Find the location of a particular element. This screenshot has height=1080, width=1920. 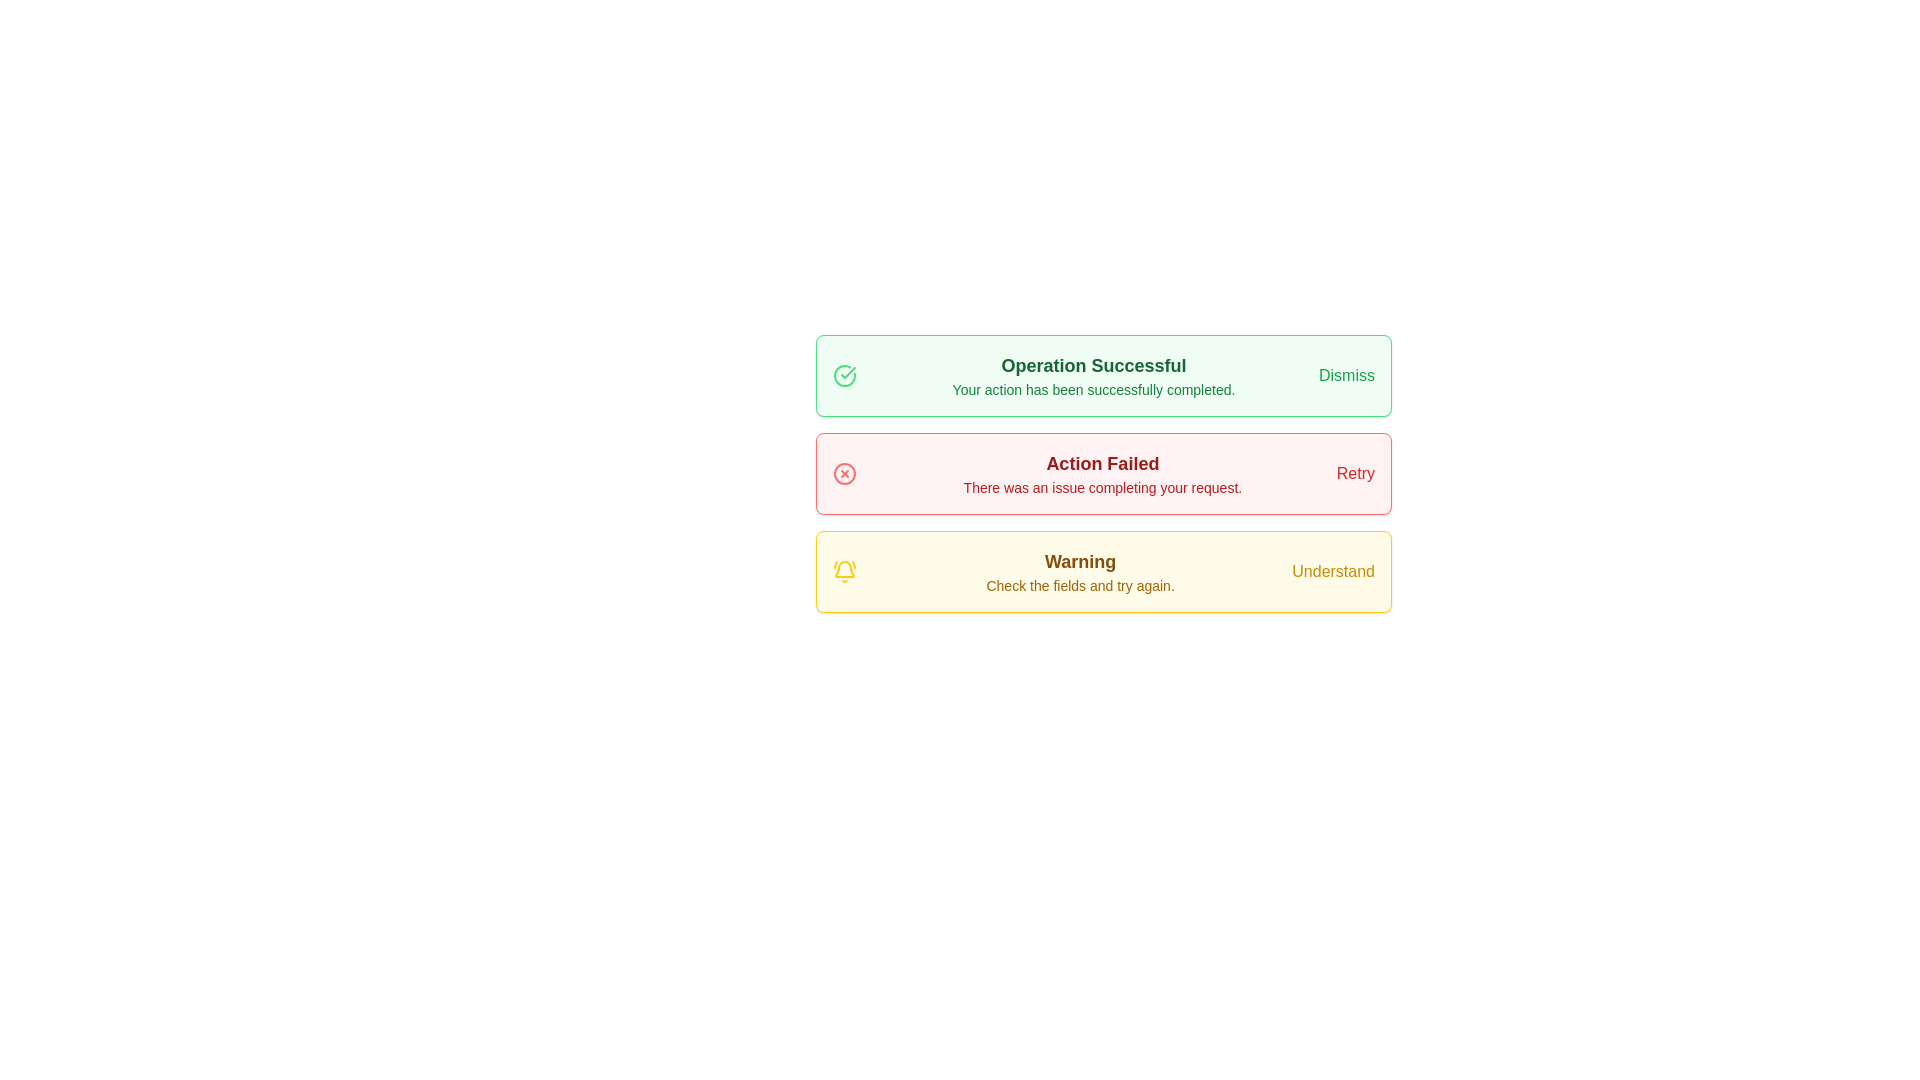

the 'Dismiss' button with green text is located at coordinates (1347, 375).